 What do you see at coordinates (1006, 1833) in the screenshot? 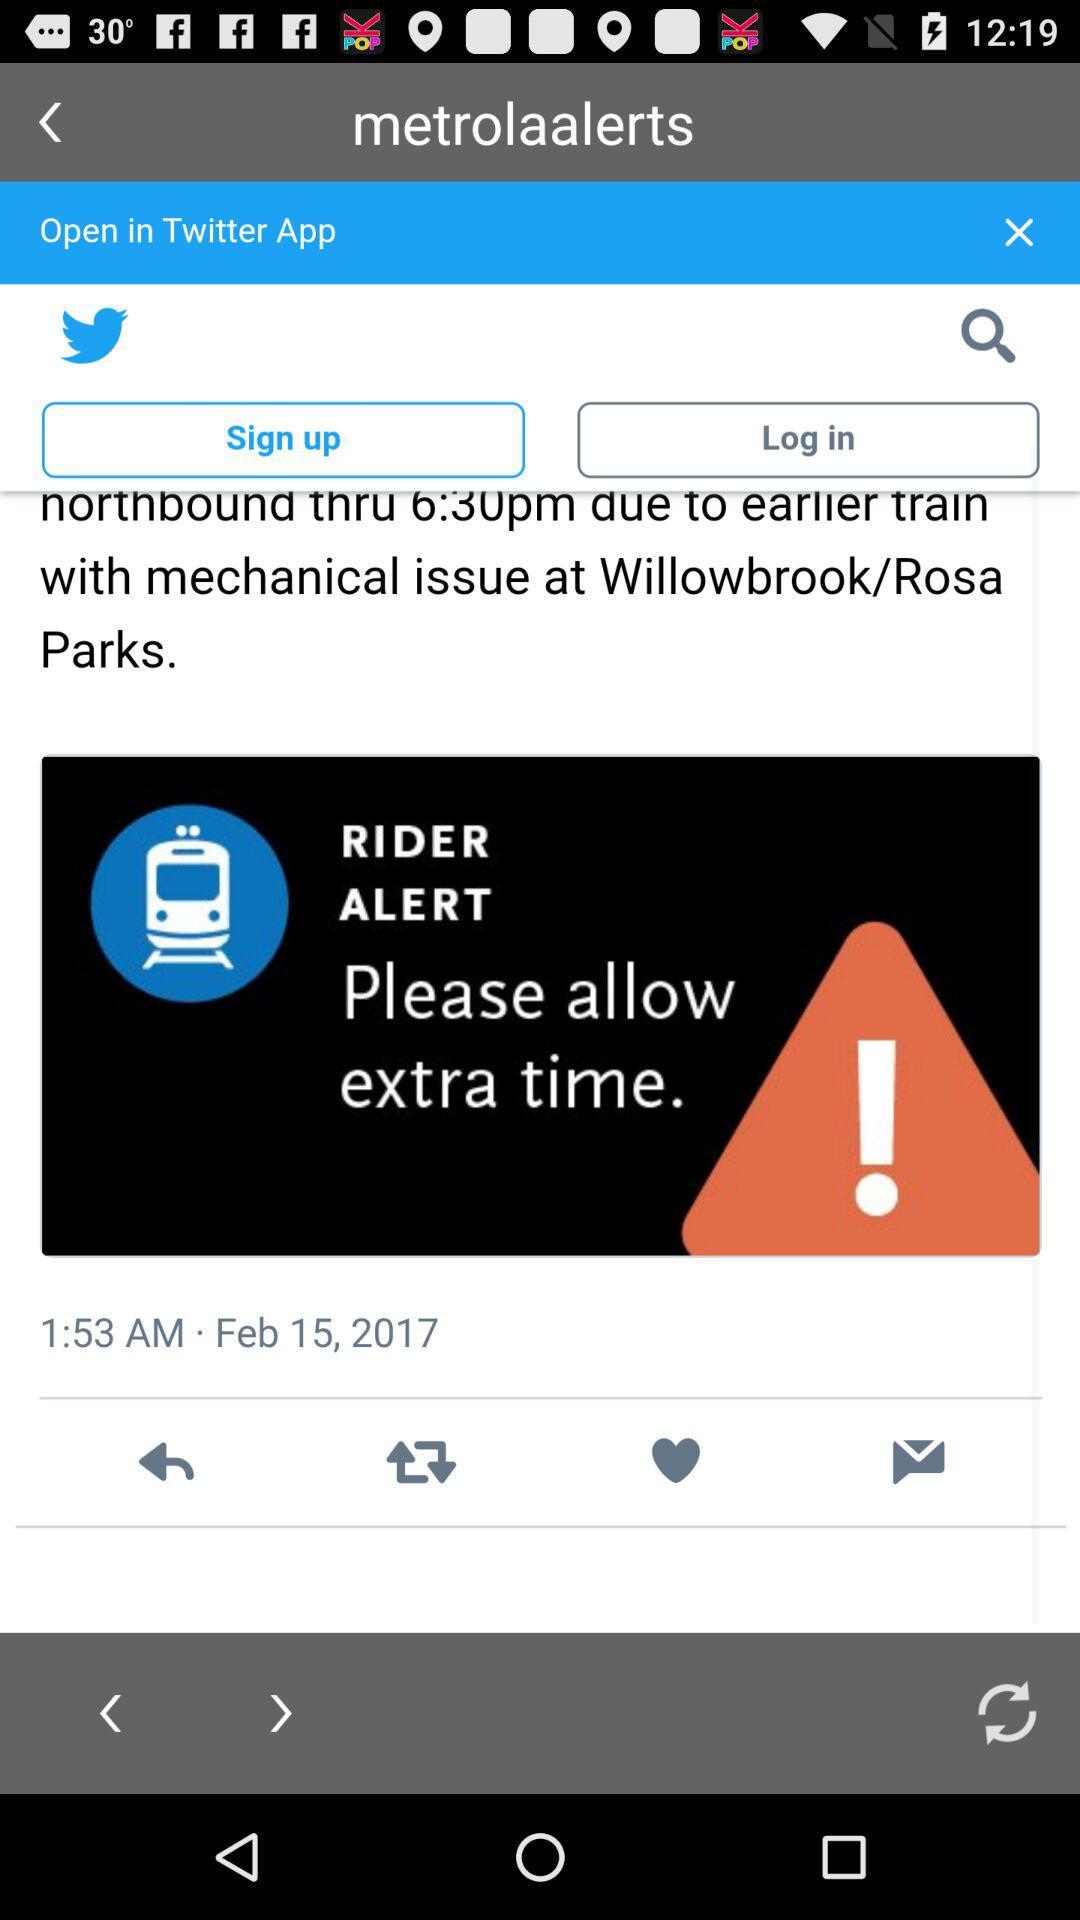
I see `the refresh icon` at bounding box center [1006, 1833].